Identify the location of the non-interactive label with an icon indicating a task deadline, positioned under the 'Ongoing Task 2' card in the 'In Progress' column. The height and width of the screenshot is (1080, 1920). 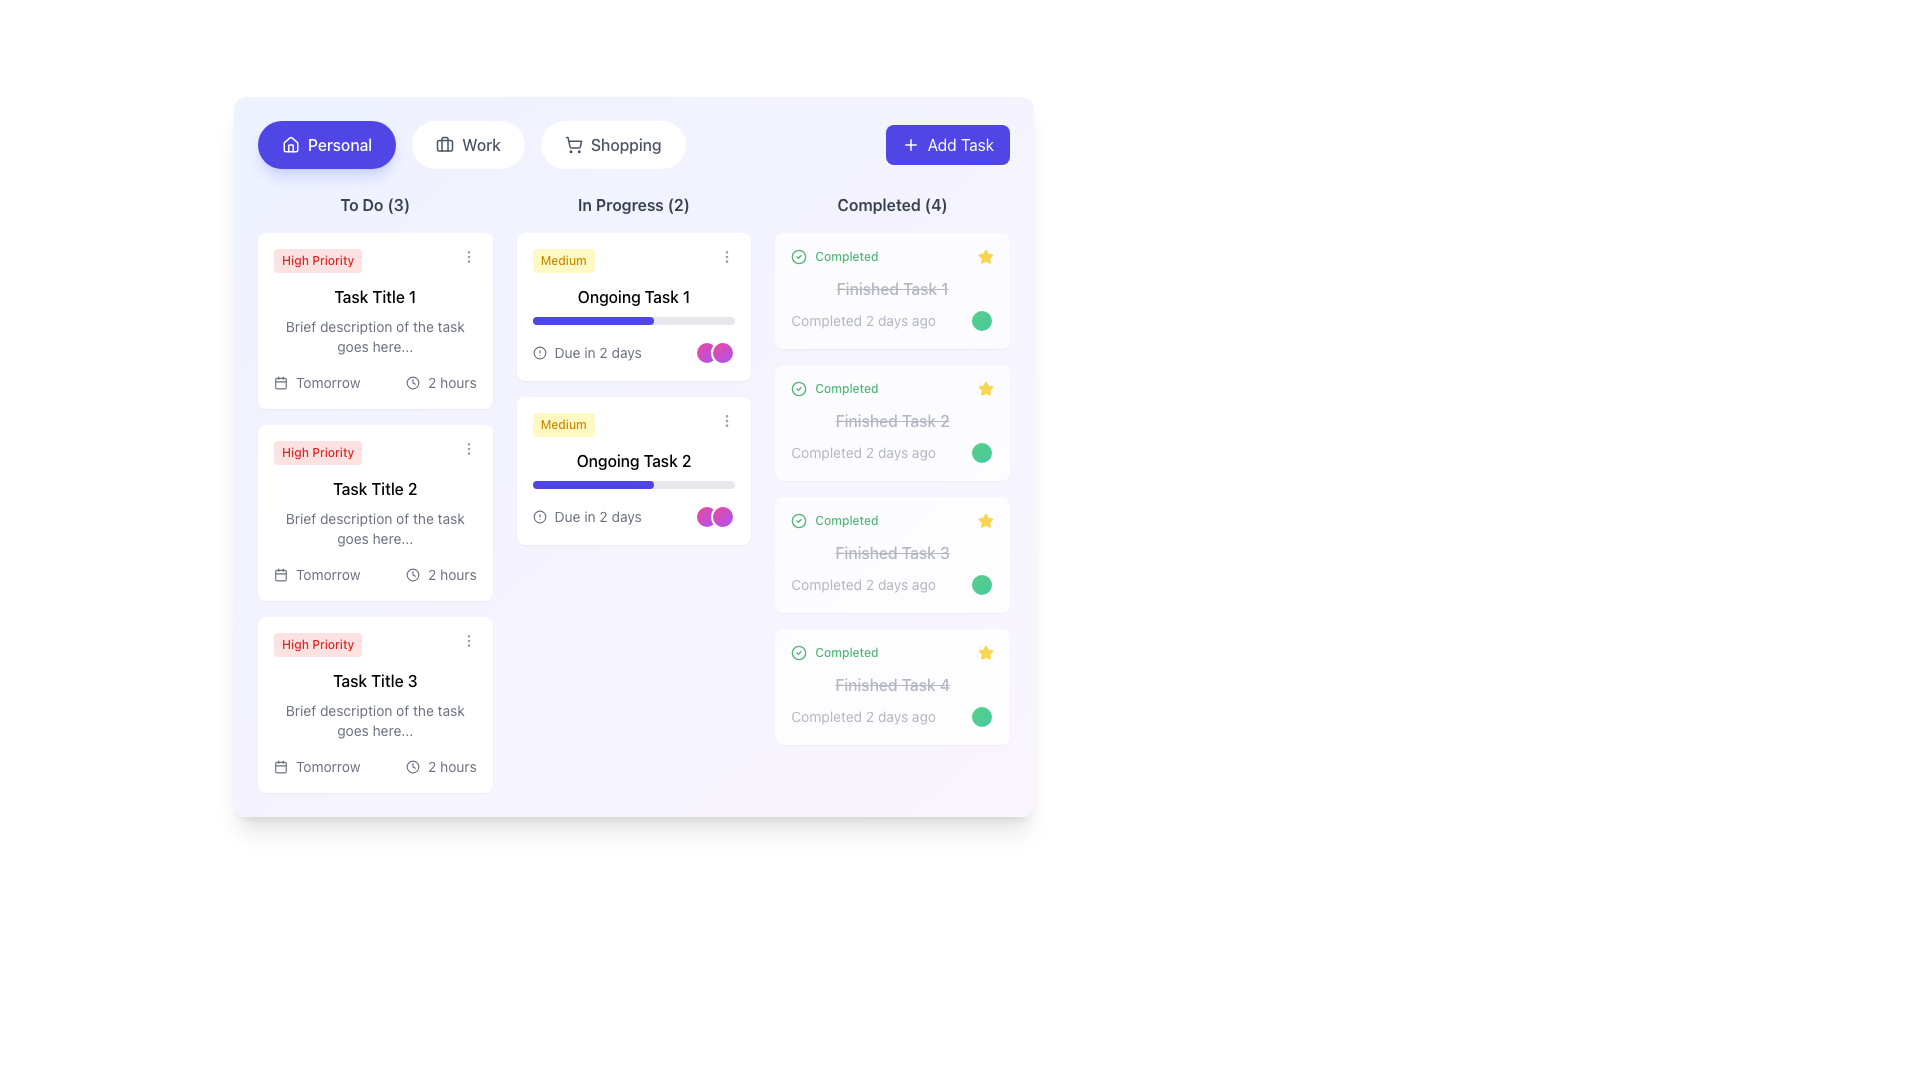
(586, 515).